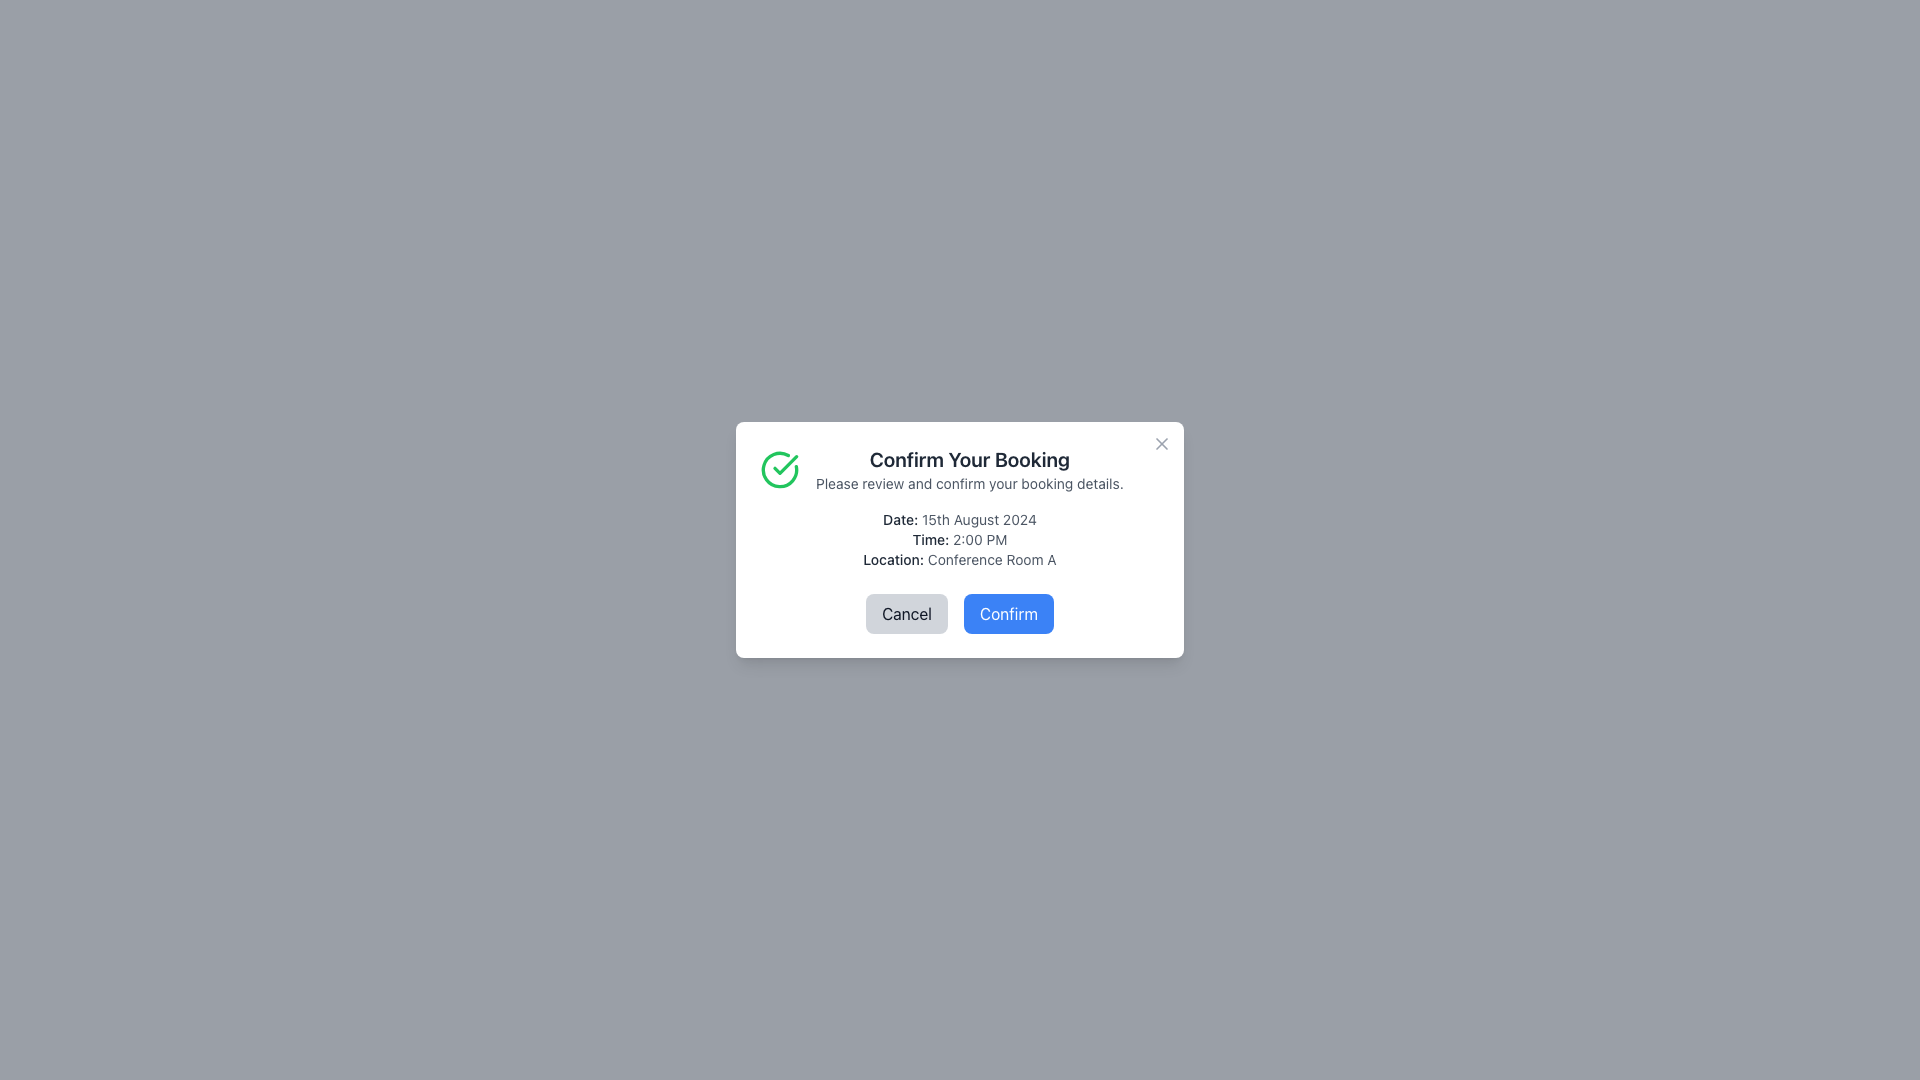 Image resolution: width=1920 pixels, height=1080 pixels. What do you see at coordinates (960, 559) in the screenshot?
I see `the text label displaying 'Location: Conference Room A', which is the third text label below the 'Confirm Your Booking' heading` at bounding box center [960, 559].